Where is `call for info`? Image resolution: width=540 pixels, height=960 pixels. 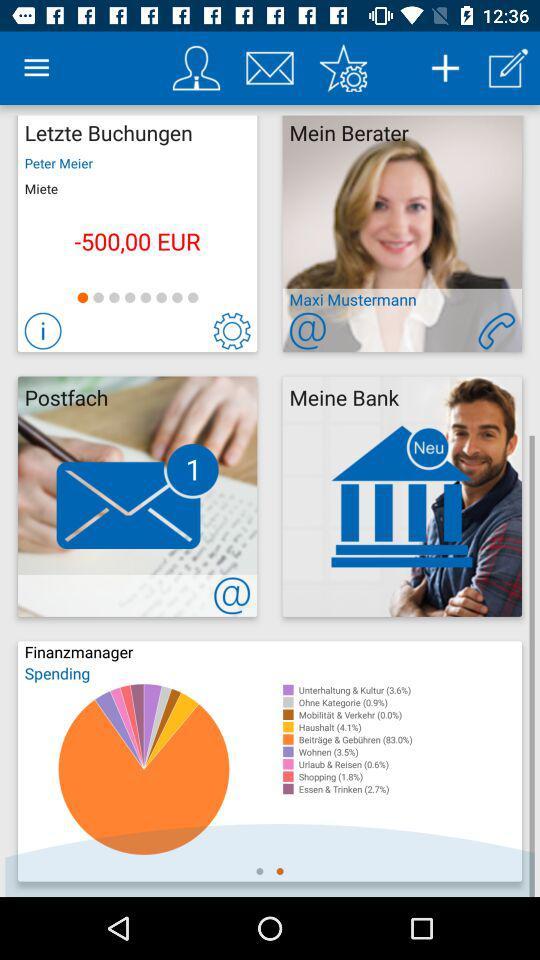 call for info is located at coordinates (495, 331).